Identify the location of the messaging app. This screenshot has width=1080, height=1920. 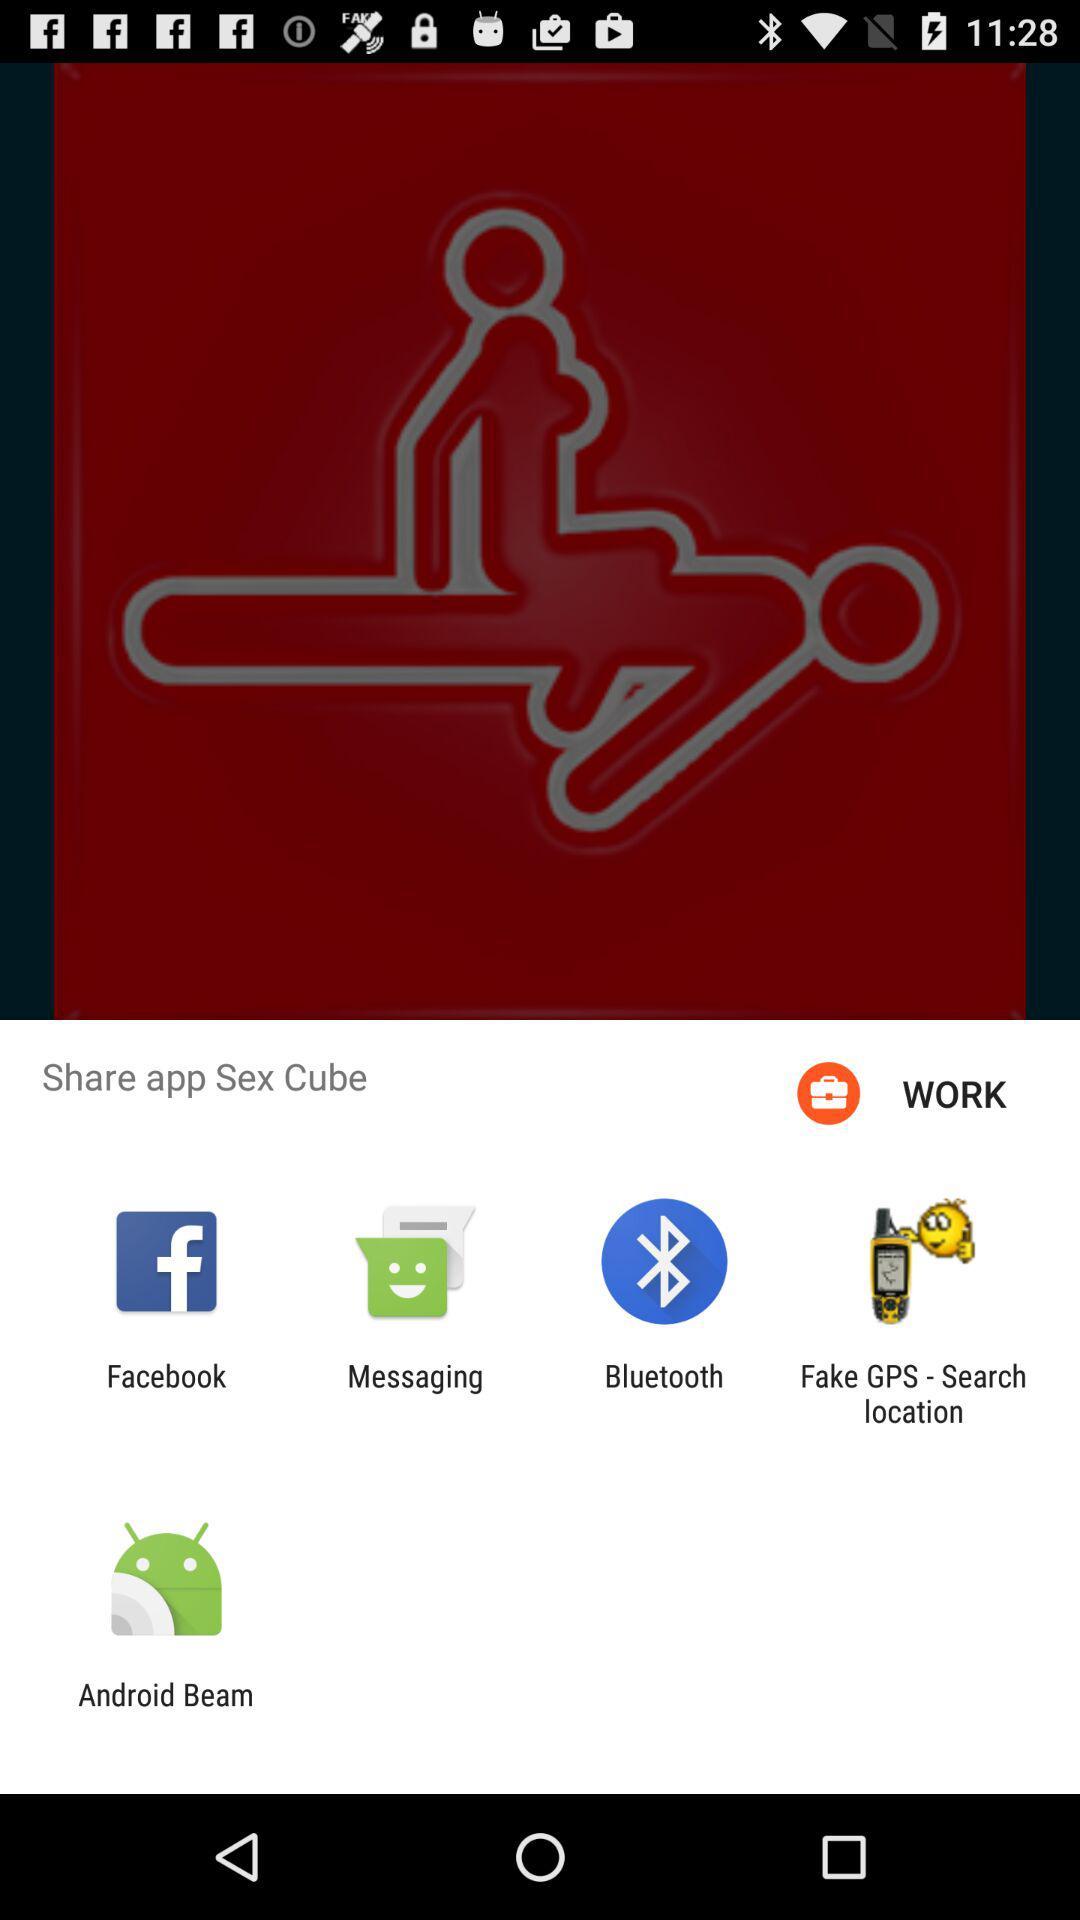
(414, 1392).